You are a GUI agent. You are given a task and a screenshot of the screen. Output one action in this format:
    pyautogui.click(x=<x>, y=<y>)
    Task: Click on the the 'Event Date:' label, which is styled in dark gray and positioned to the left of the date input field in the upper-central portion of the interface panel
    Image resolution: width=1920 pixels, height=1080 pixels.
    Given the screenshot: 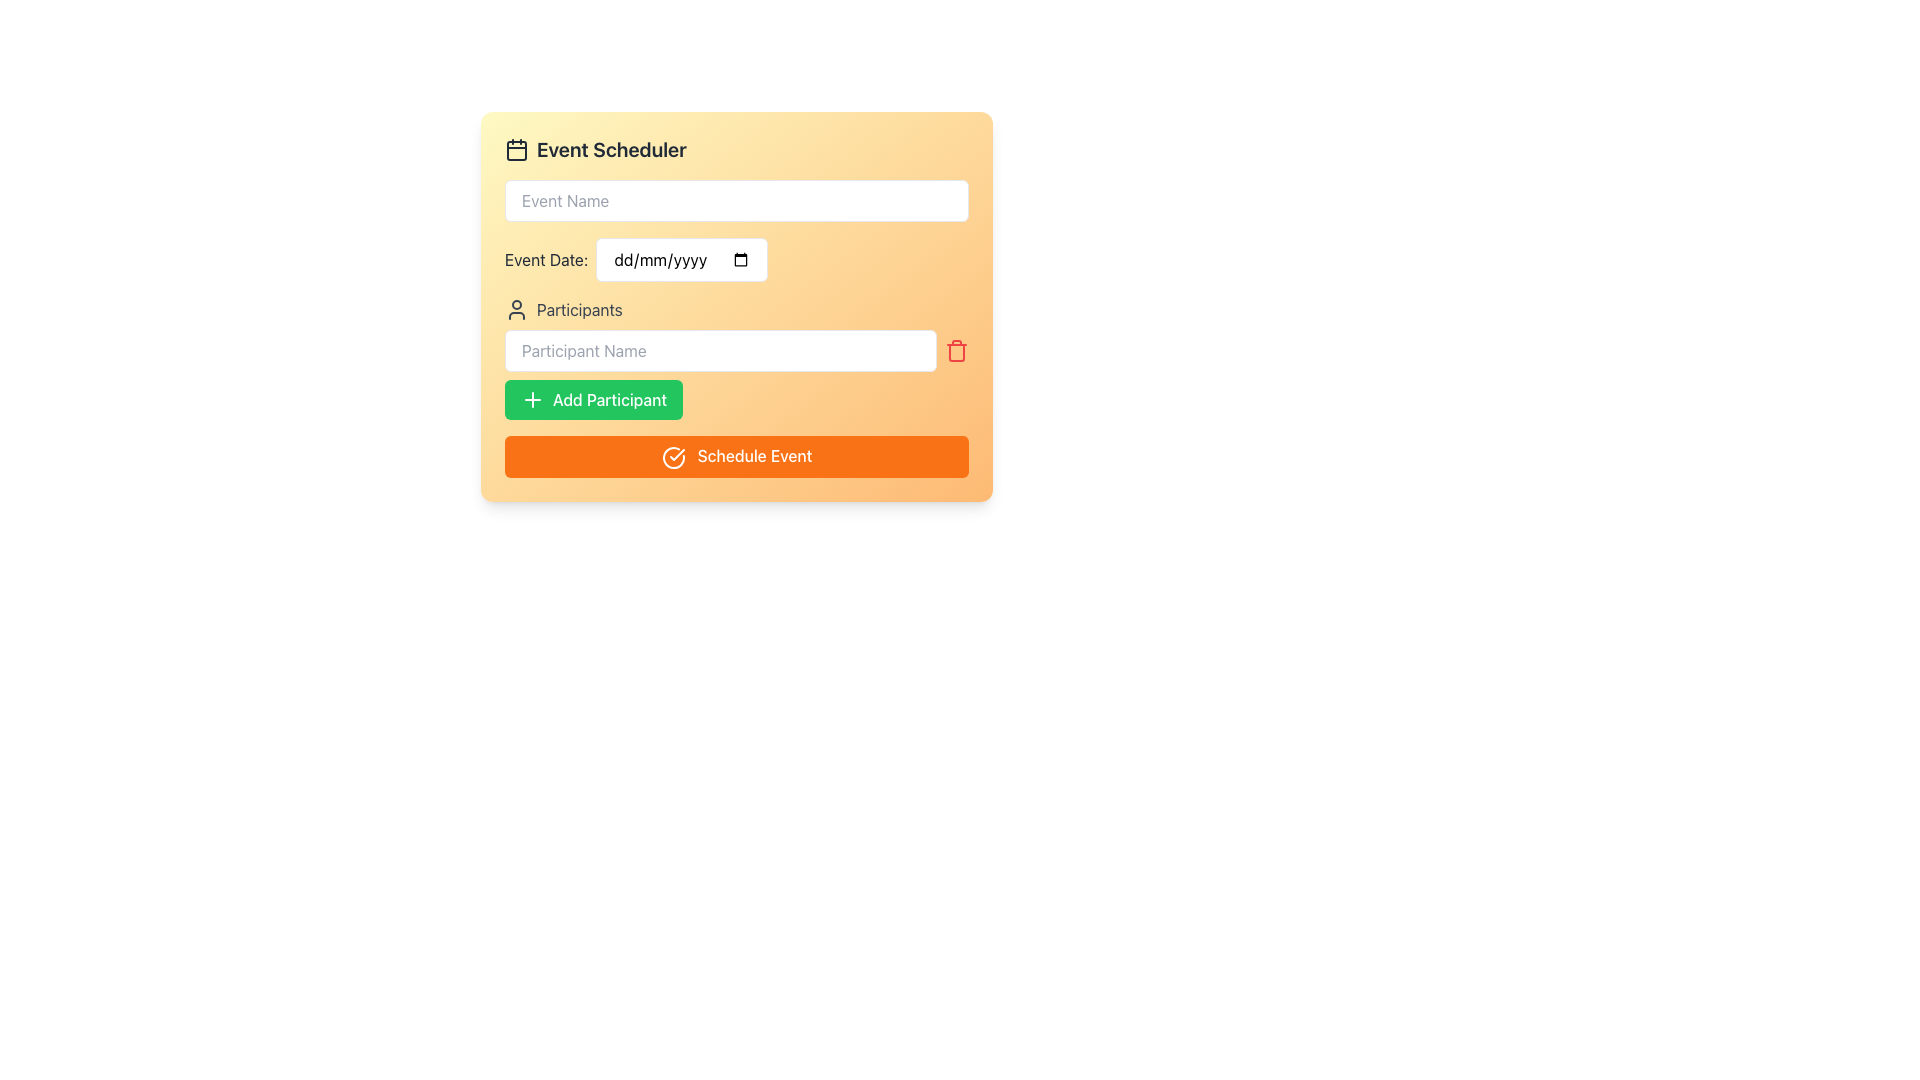 What is the action you would take?
    pyautogui.click(x=546, y=258)
    